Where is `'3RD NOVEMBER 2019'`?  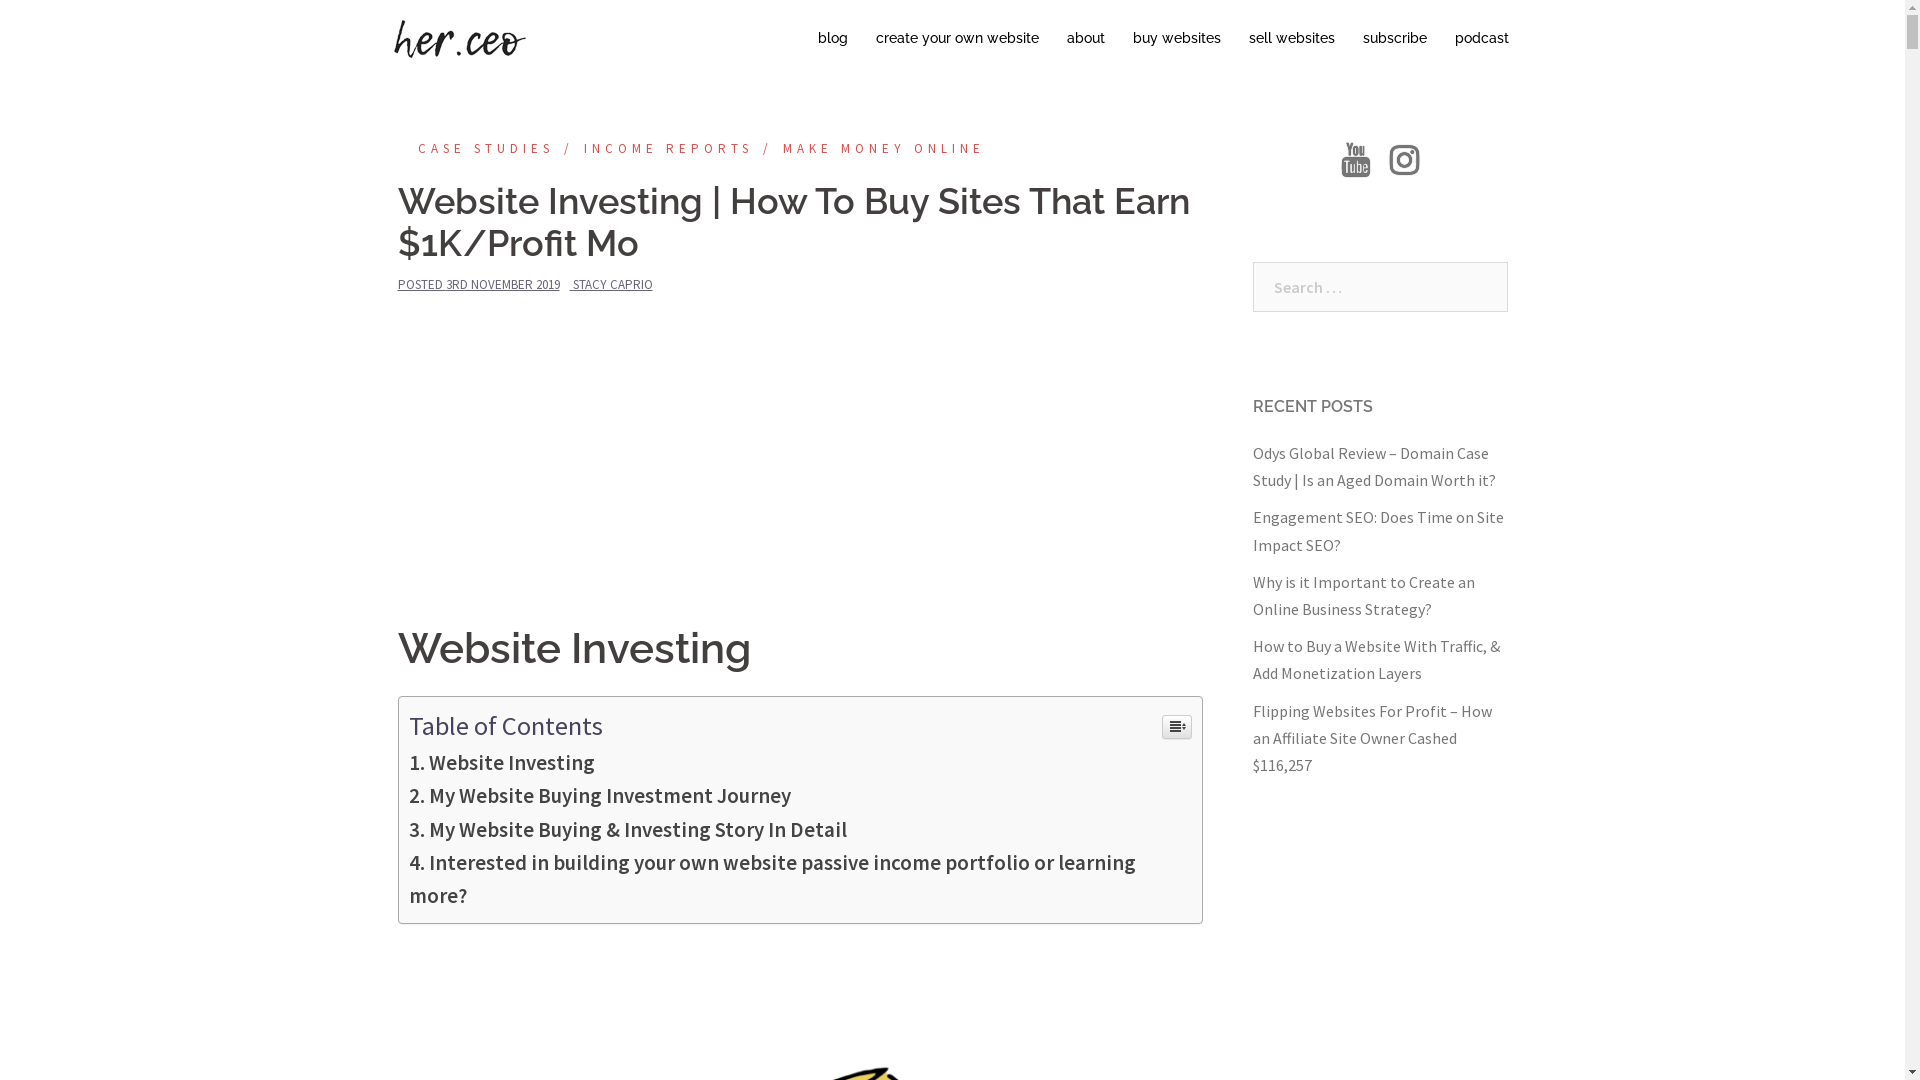 '3RD NOVEMBER 2019' is located at coordinates (503, 284).